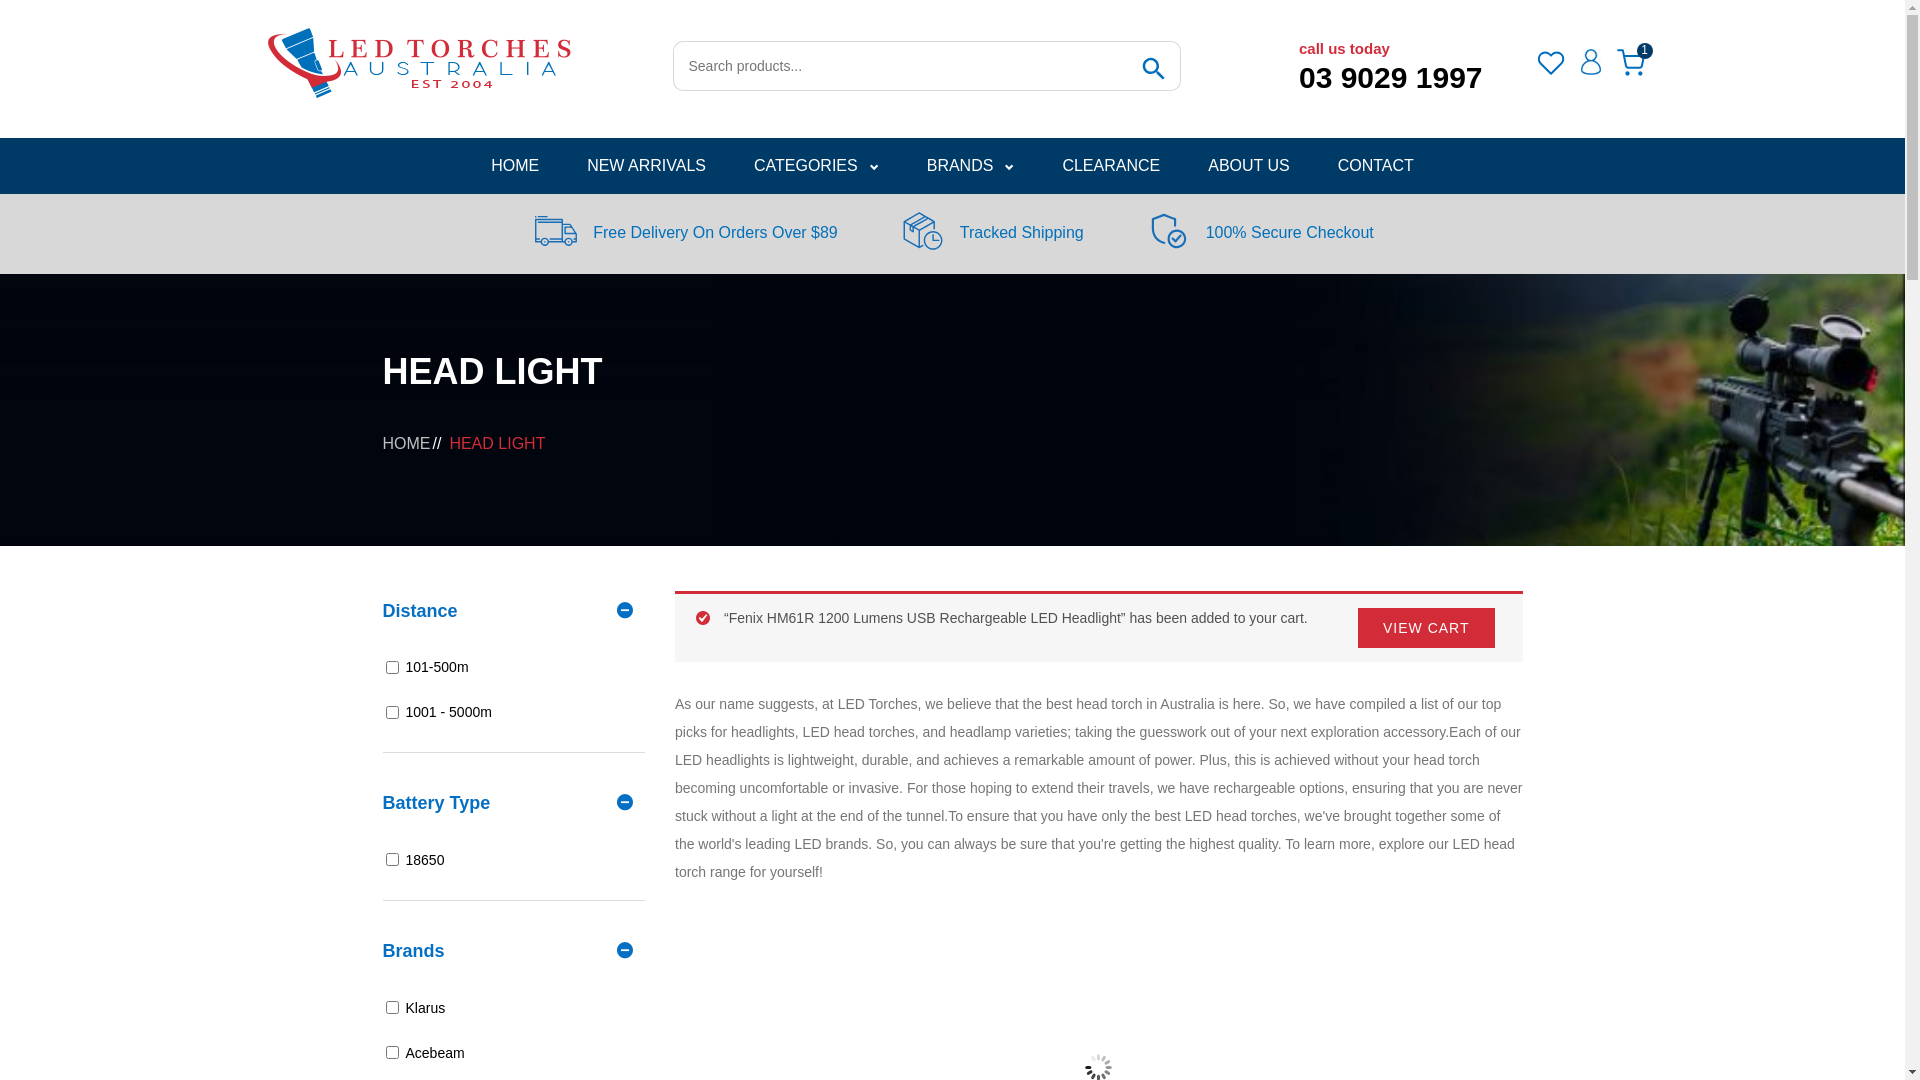 The height and width of the screenshot is (1080, 1920). What do you see at coordinates (816, 164) in the screenshot?
I see `'CATEGORIES'` at bounding box center [816, 164].